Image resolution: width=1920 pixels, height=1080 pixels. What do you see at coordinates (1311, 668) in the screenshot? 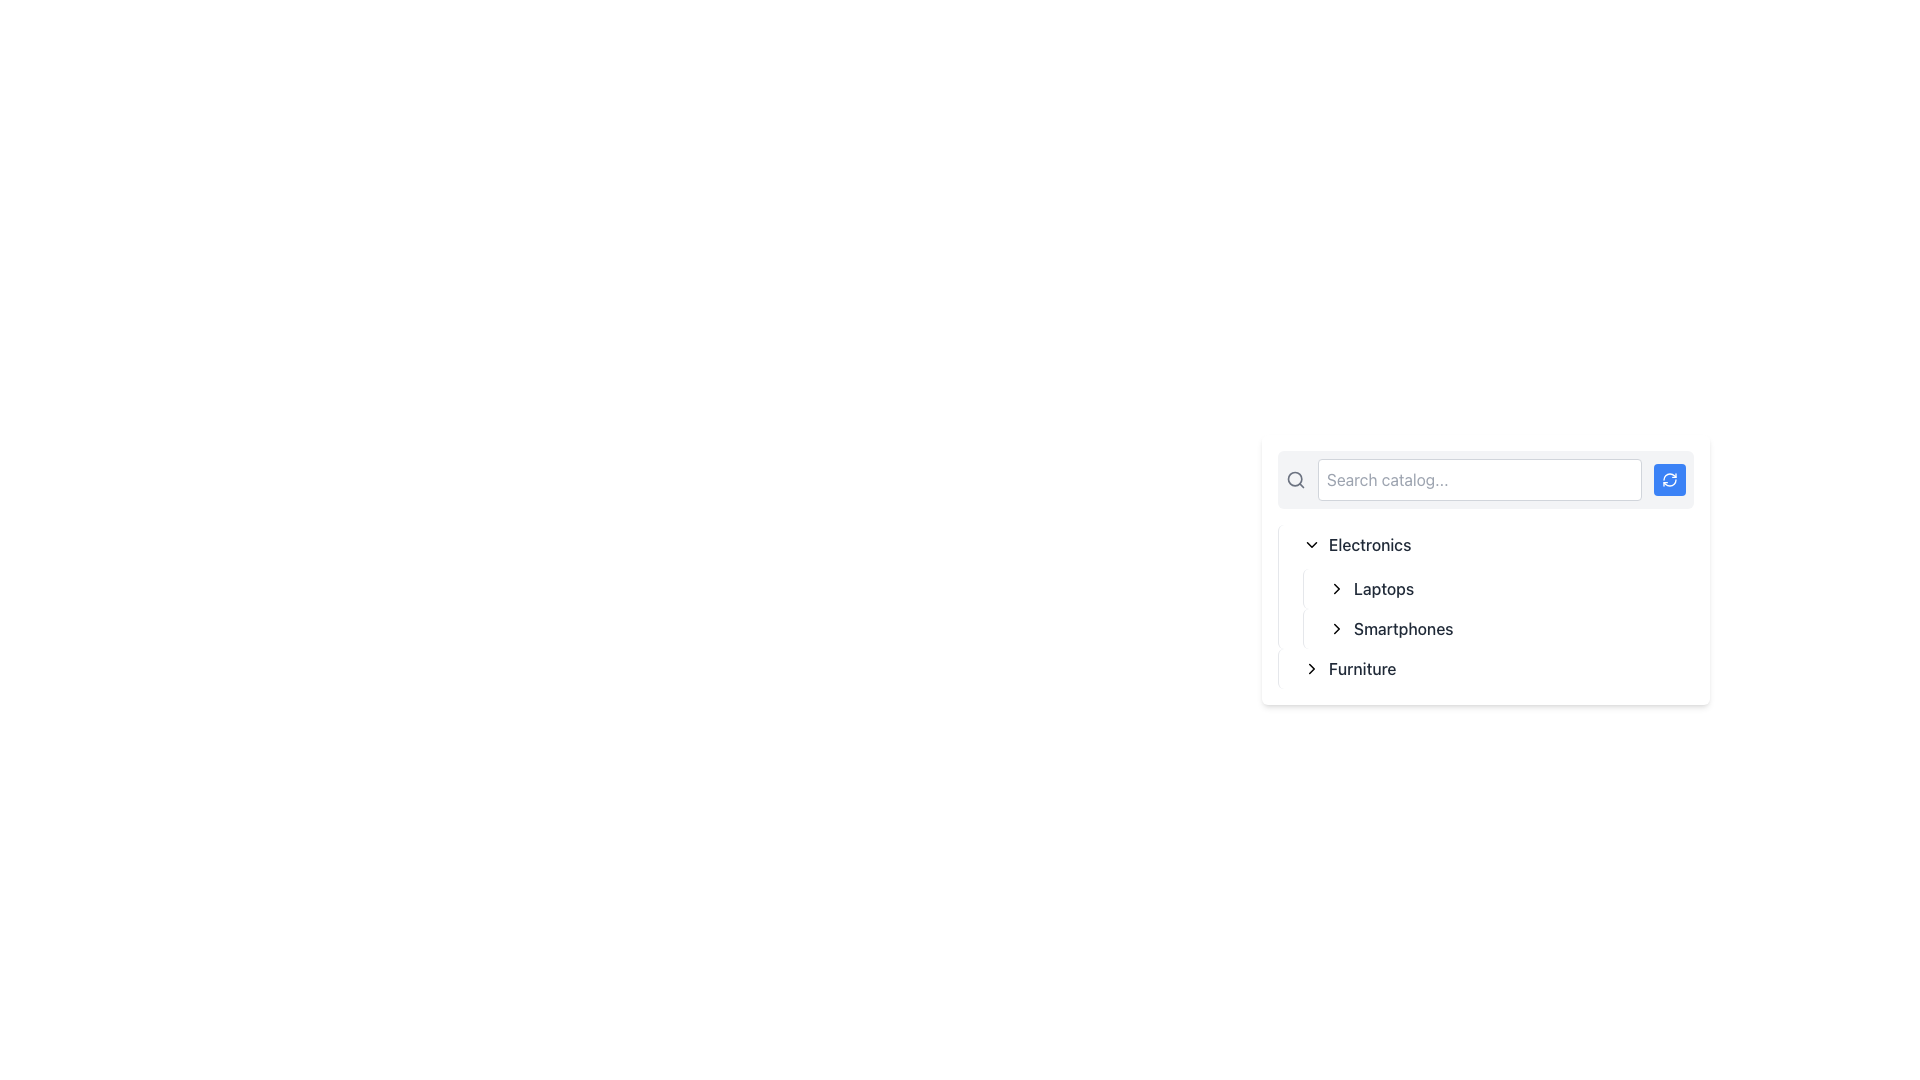
I see `the expandable 'Furniture' category icon located to the left of the text 'Furniture' in the vertical navigation menu` at bounding box center [1311, 668].